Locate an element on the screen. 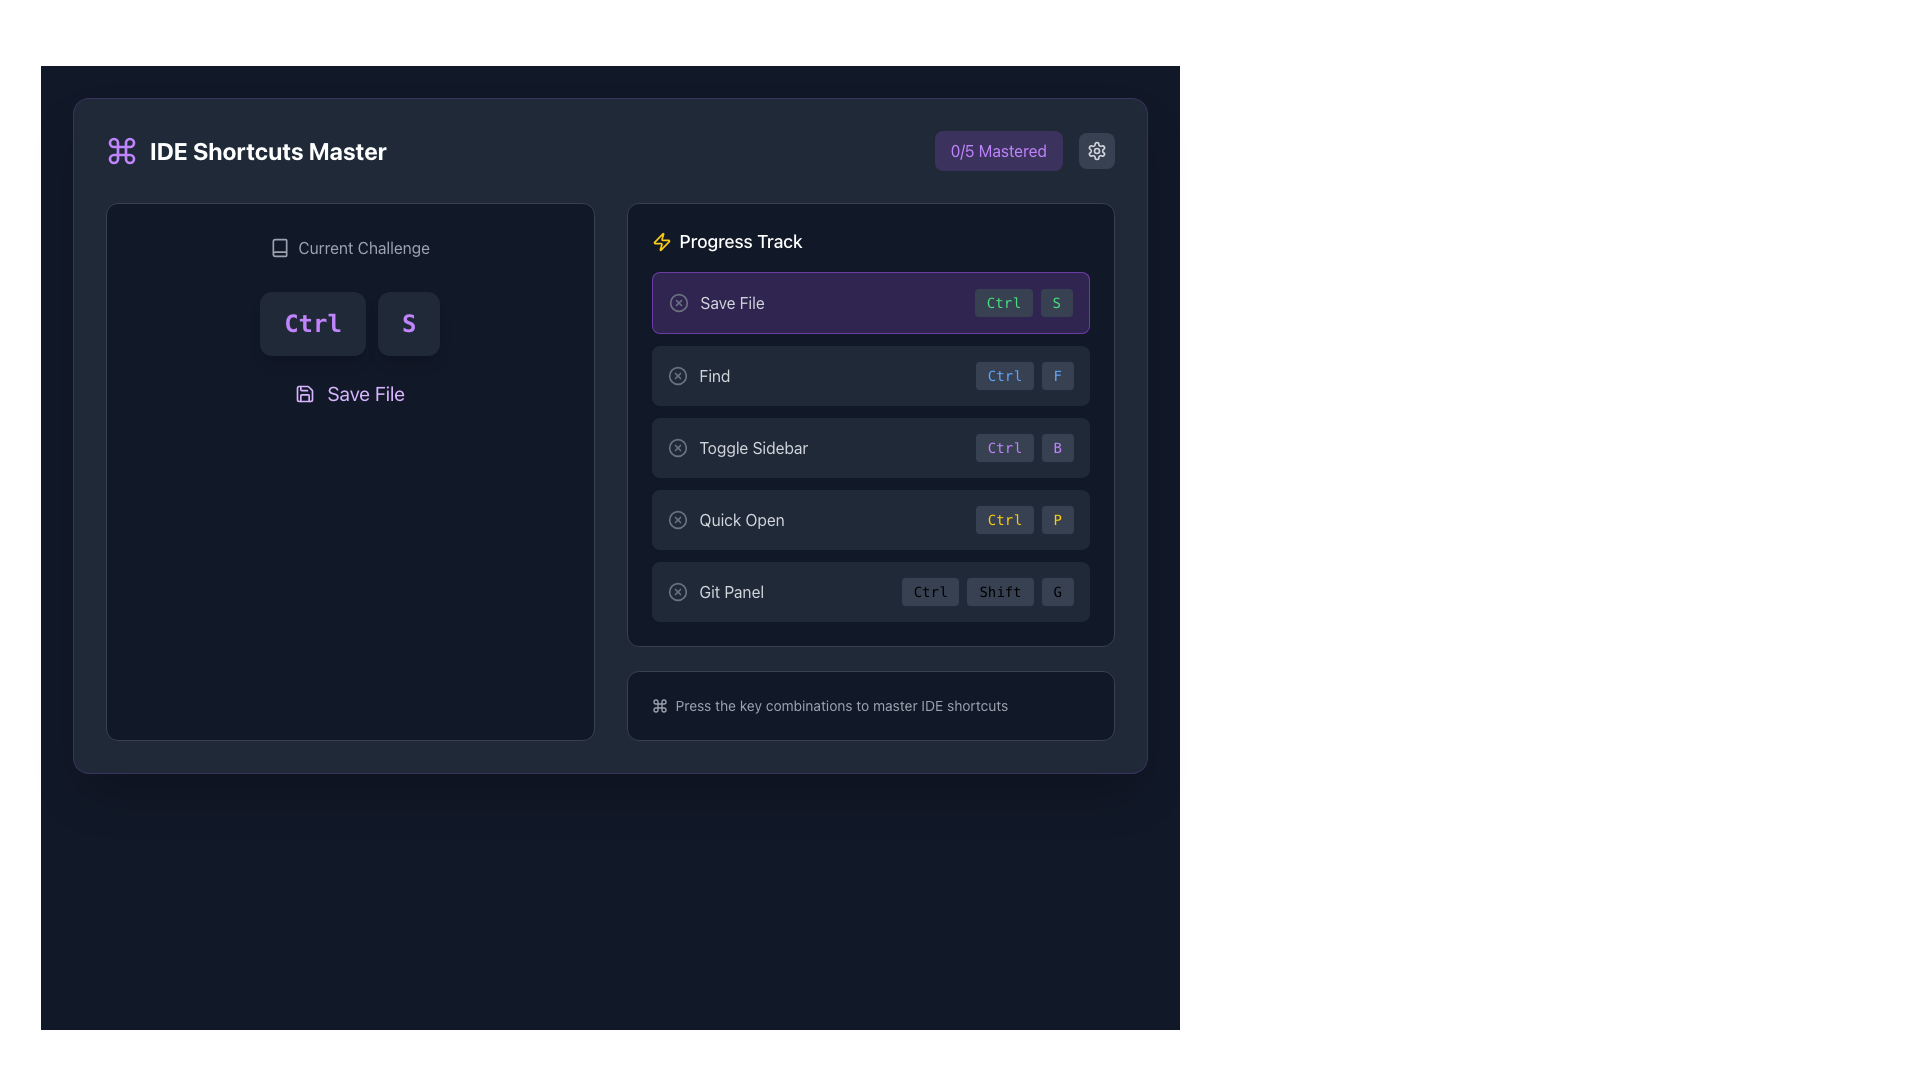 This screenshot has height=1080, width=1920. the 'Quick Open' text label with the circled 'X' icon located in the 'Progress Track' section, which is the third item in a vertical list is located at coordinates (725, 519).